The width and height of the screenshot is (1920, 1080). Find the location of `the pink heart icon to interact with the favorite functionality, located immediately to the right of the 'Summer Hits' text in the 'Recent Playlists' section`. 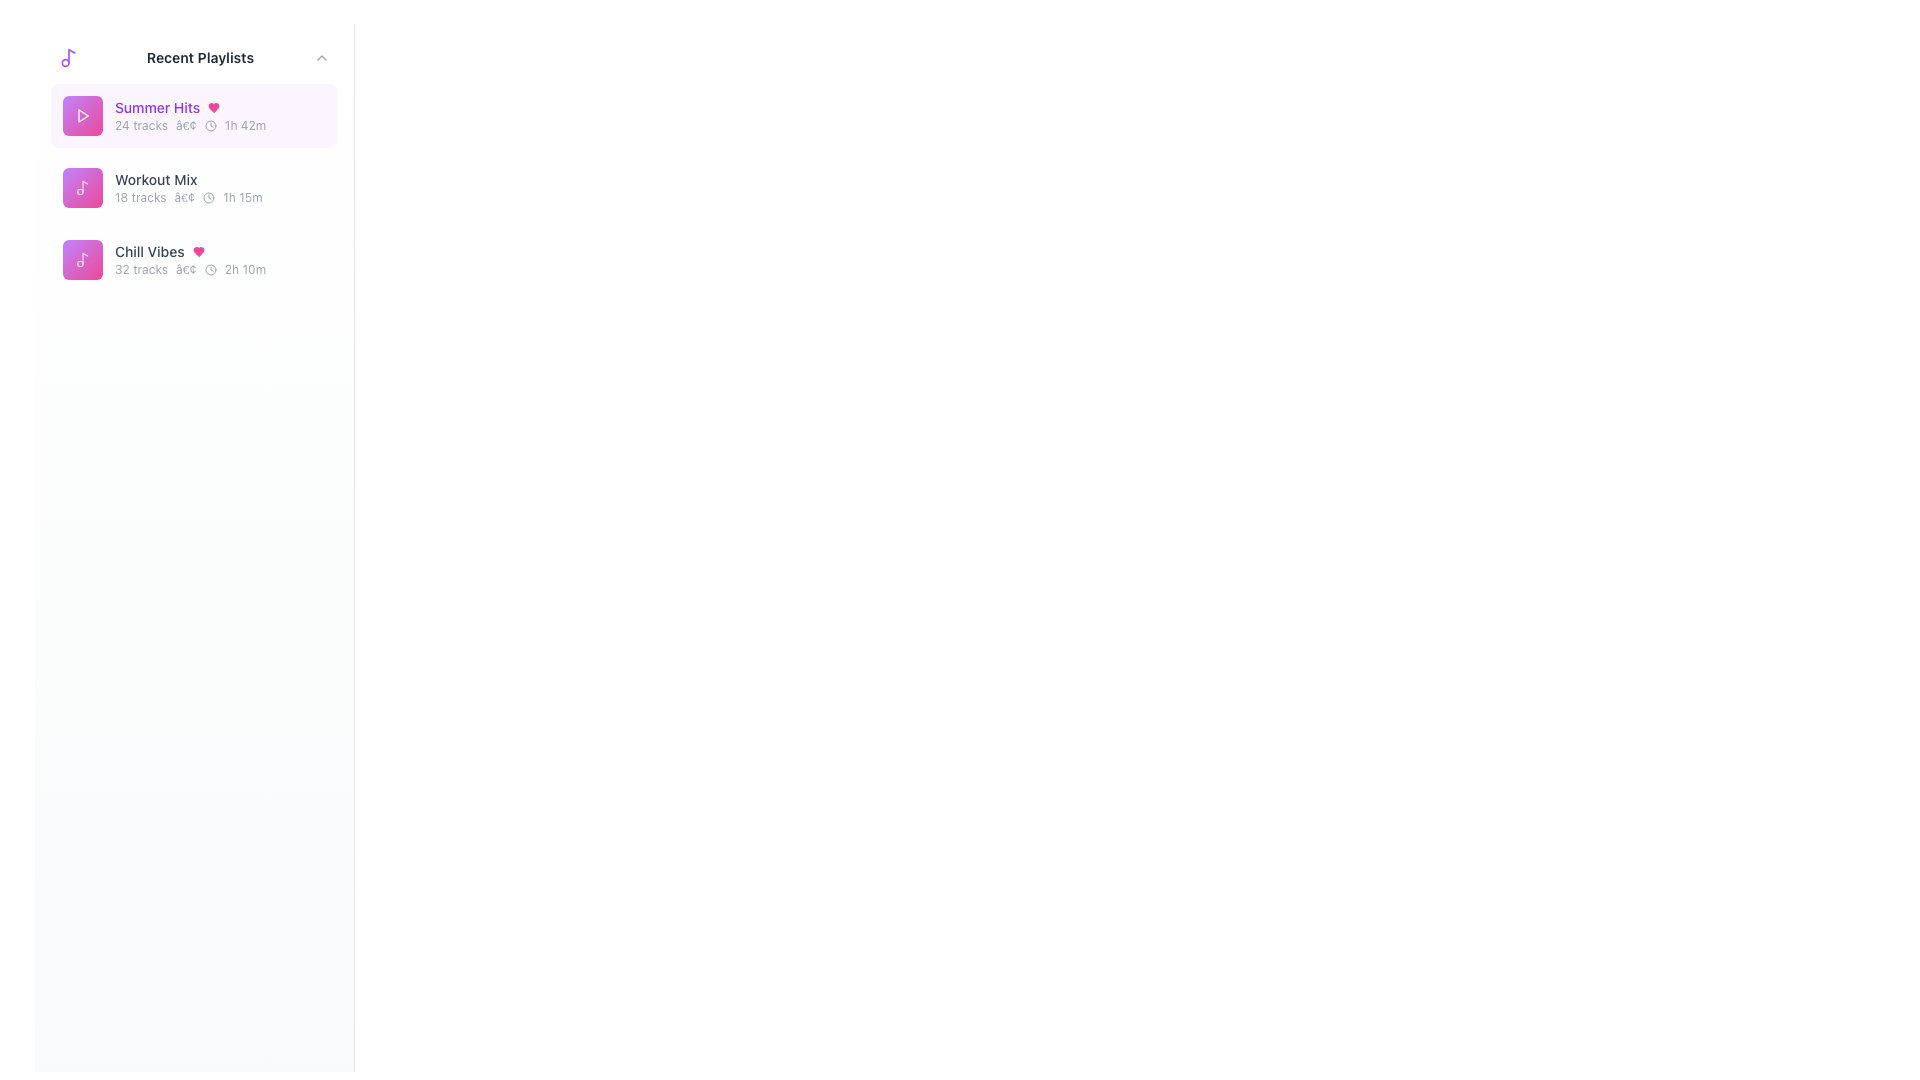

the pink heart icon to interact with the favorite functionality, located immediately to the right of the 'Summer Hits' text in the 'Recent Playlists' section is located at coordinates (214, 108).